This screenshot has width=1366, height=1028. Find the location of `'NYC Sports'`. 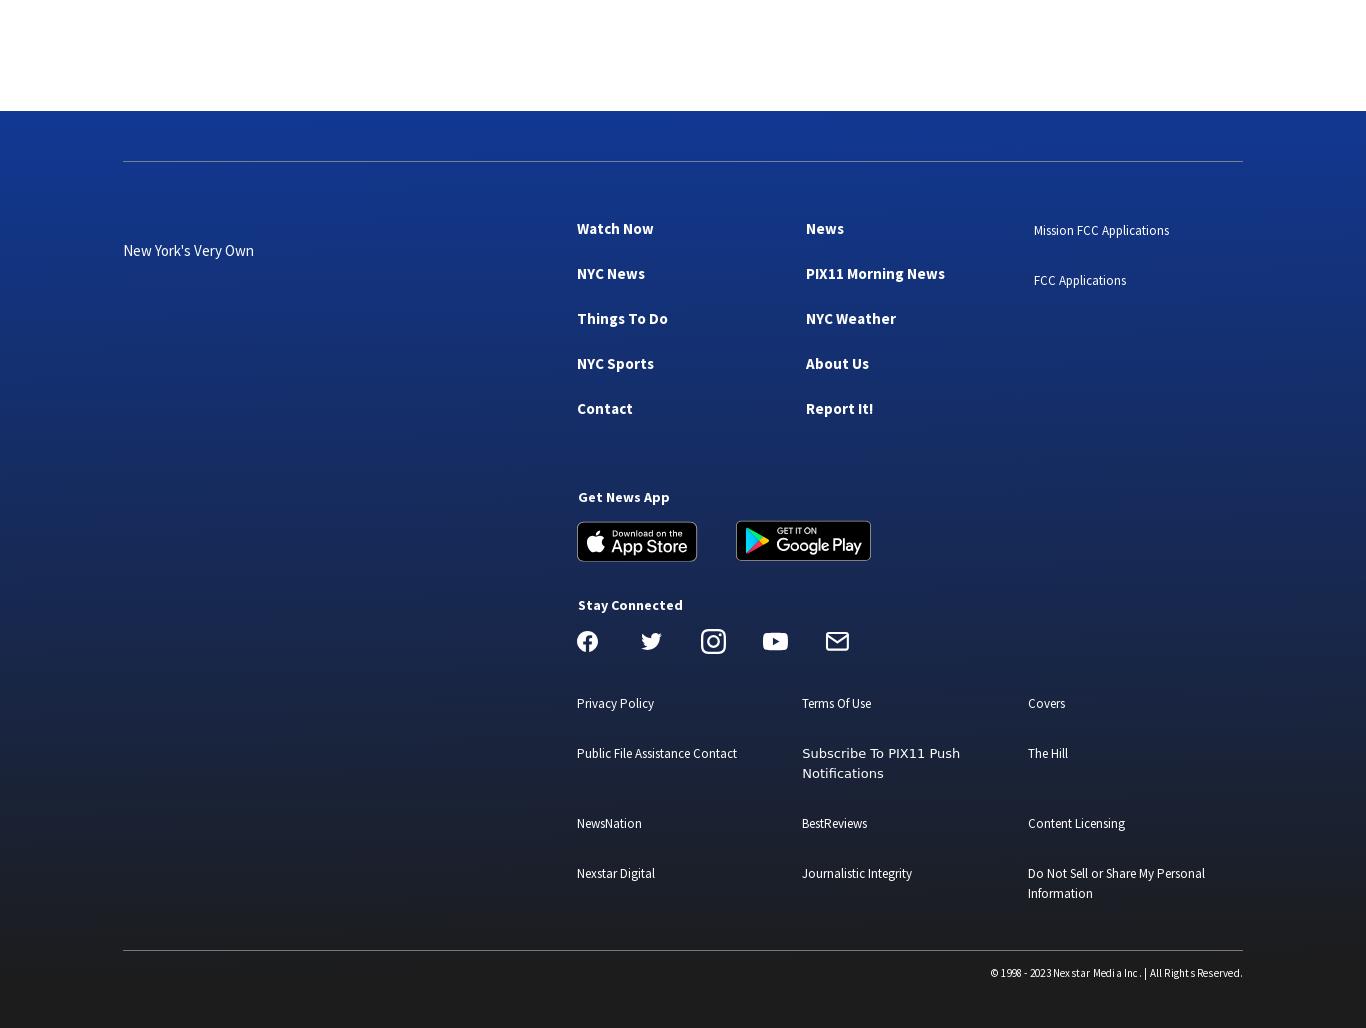

'NYC Sports' is located at coordinates (614, 361).